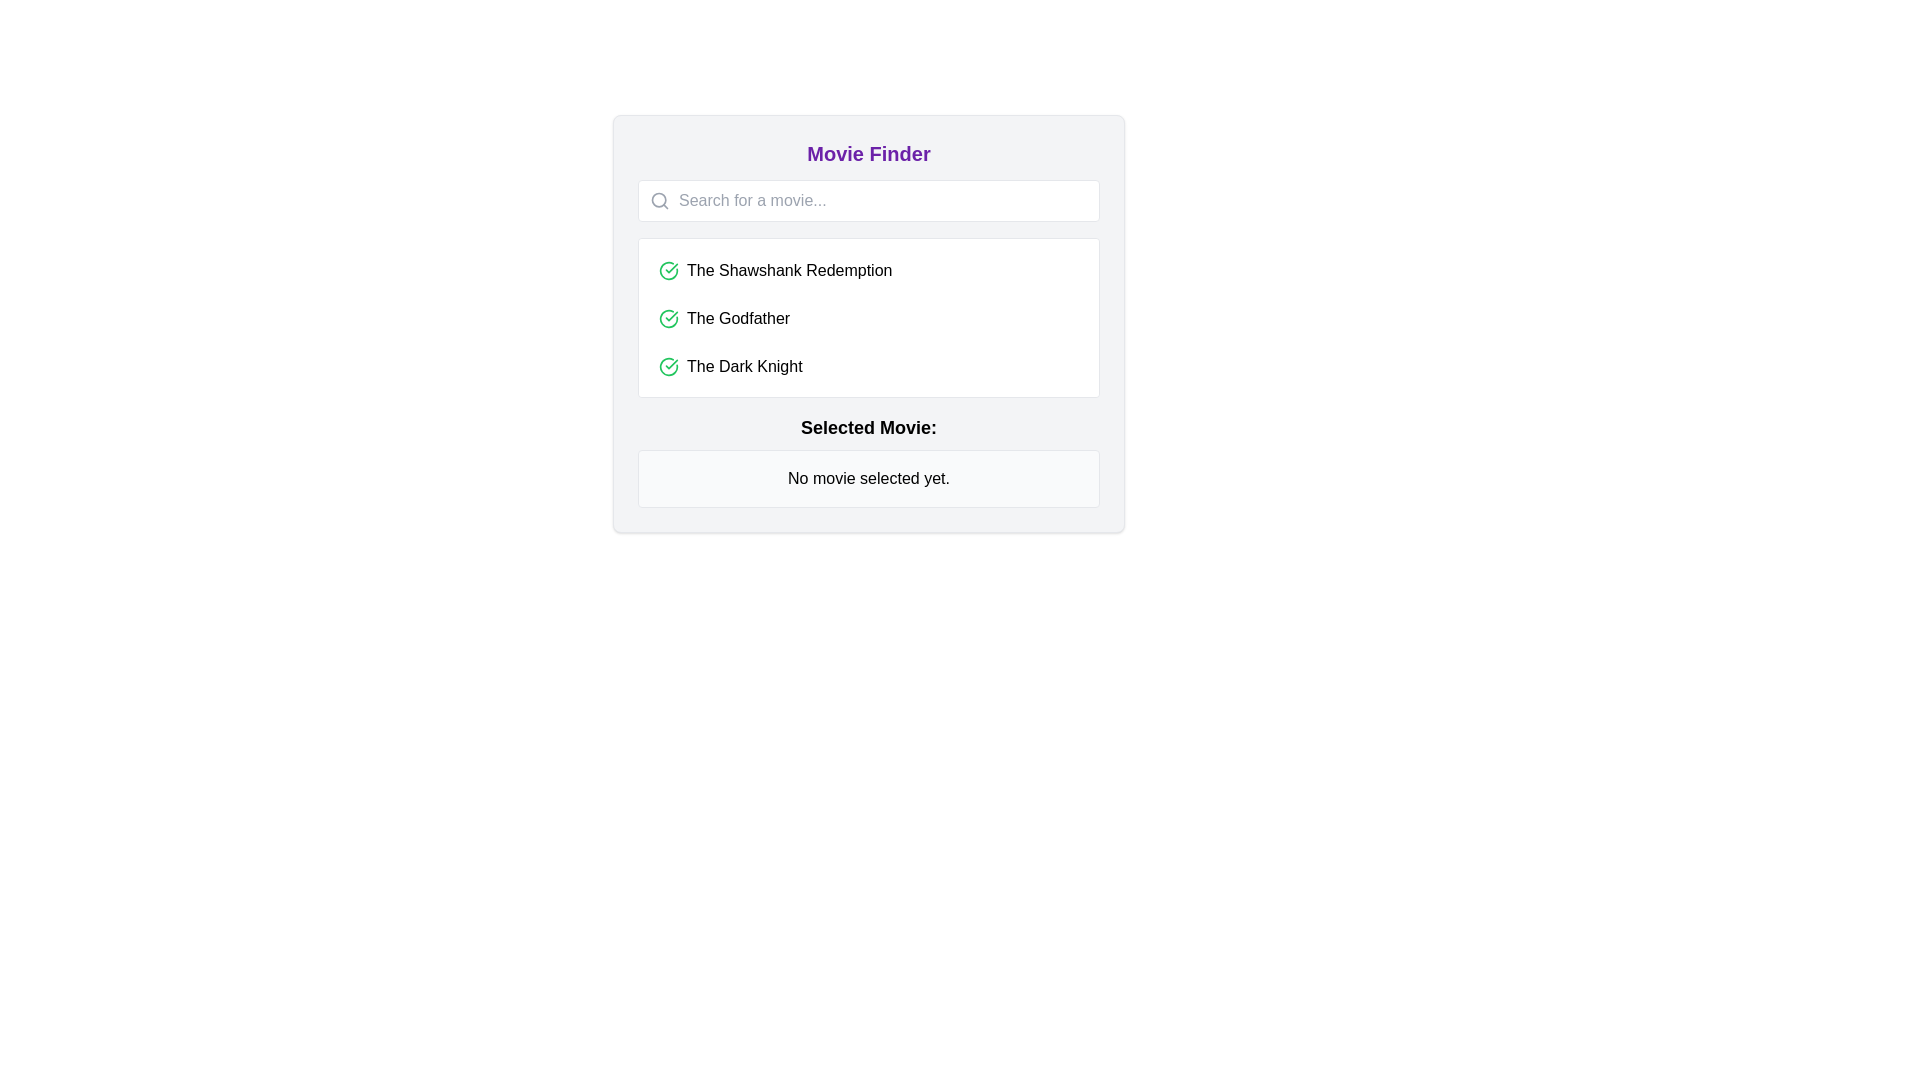 This screenshot has width=1920, height=1080. What do you see at coordinates (868, 366) in the screenshot?
I see `the third list item titled 'The Dark Knight' in the vertical movie list` at bounding box center [868, 366].